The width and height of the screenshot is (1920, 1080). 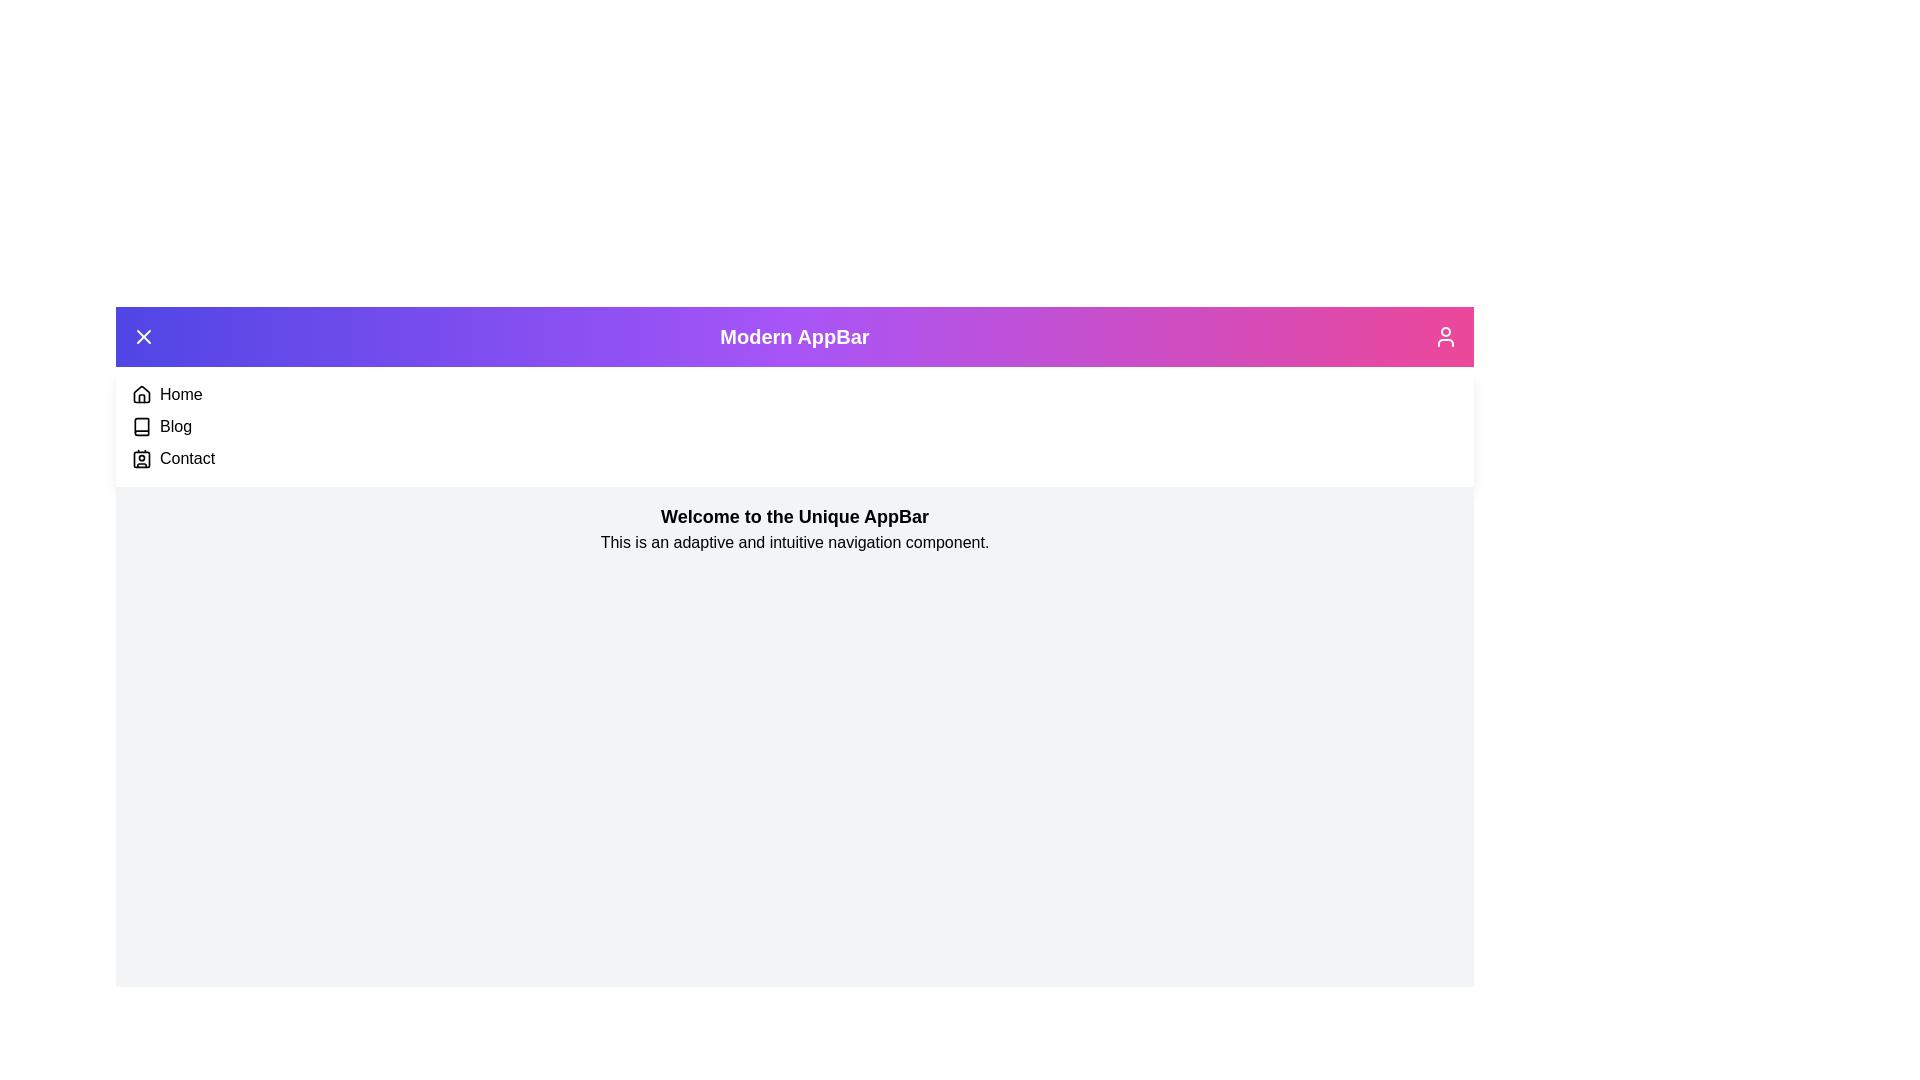 I want to click on the user profile icon located at the top-right corner of the app bar, so click(x=1445, y=335).